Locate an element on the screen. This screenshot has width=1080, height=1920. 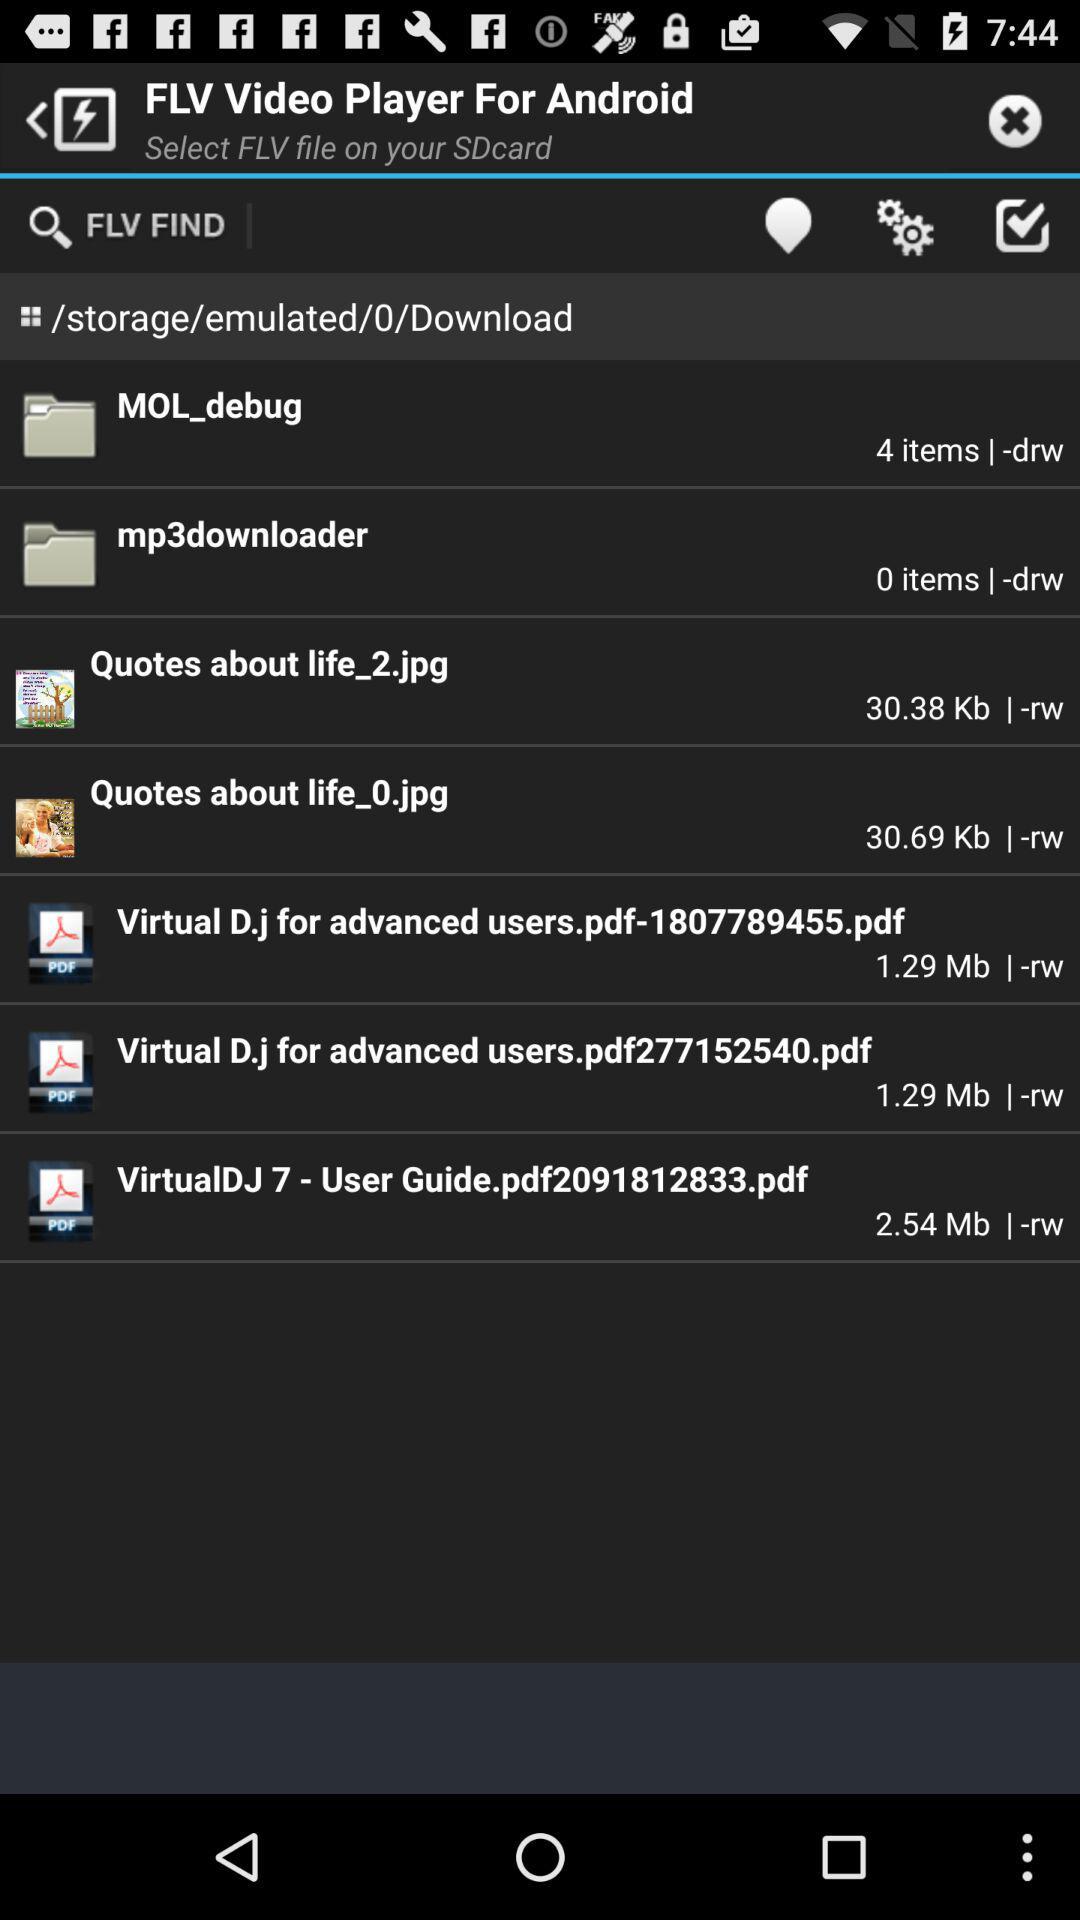
the check icon is located at coordinates (1021, 240).